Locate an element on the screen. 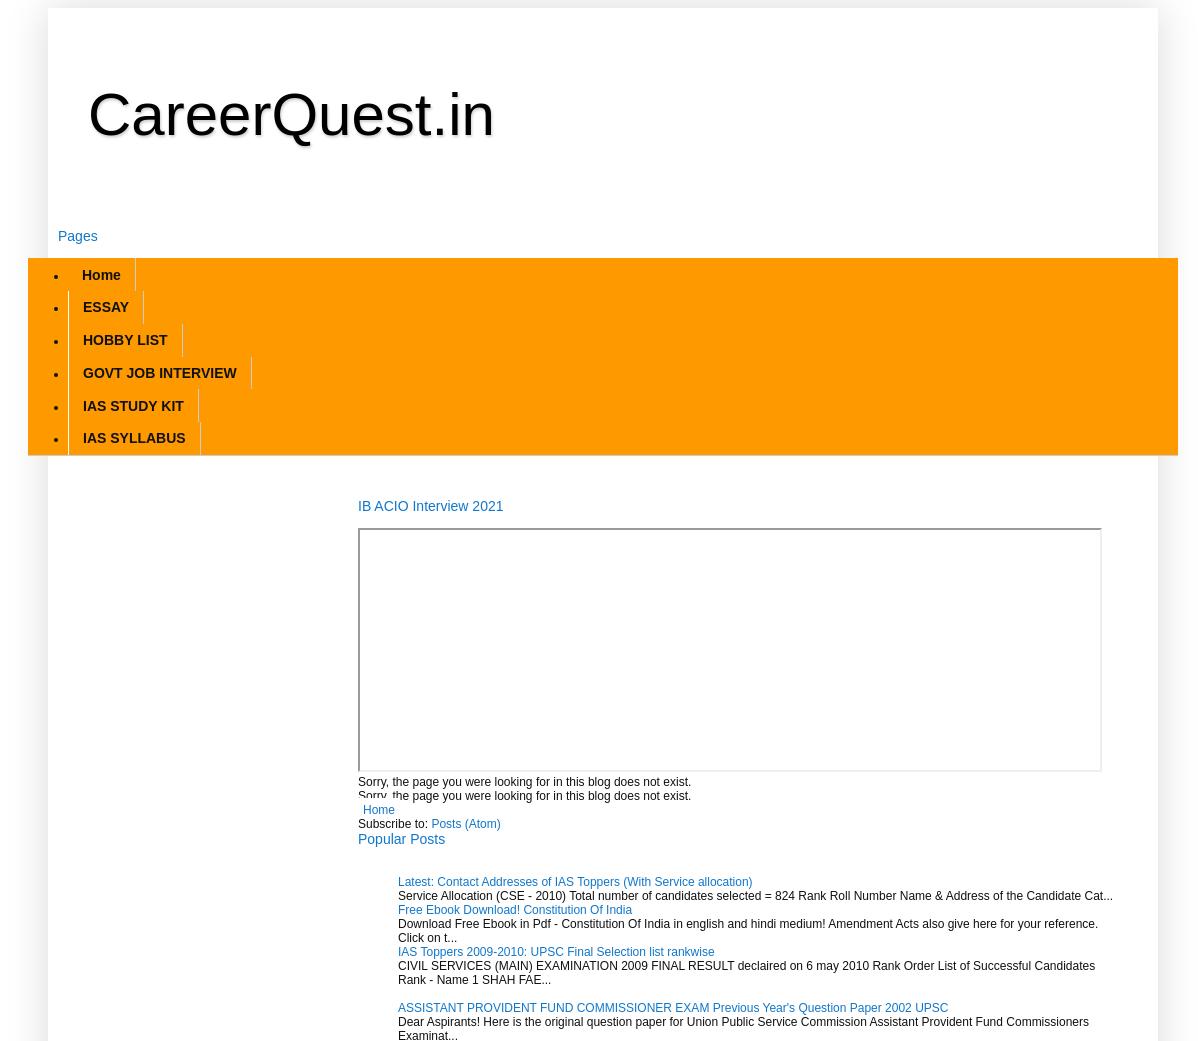  'HOBBY LIST' is located at coordinates (123, 339).